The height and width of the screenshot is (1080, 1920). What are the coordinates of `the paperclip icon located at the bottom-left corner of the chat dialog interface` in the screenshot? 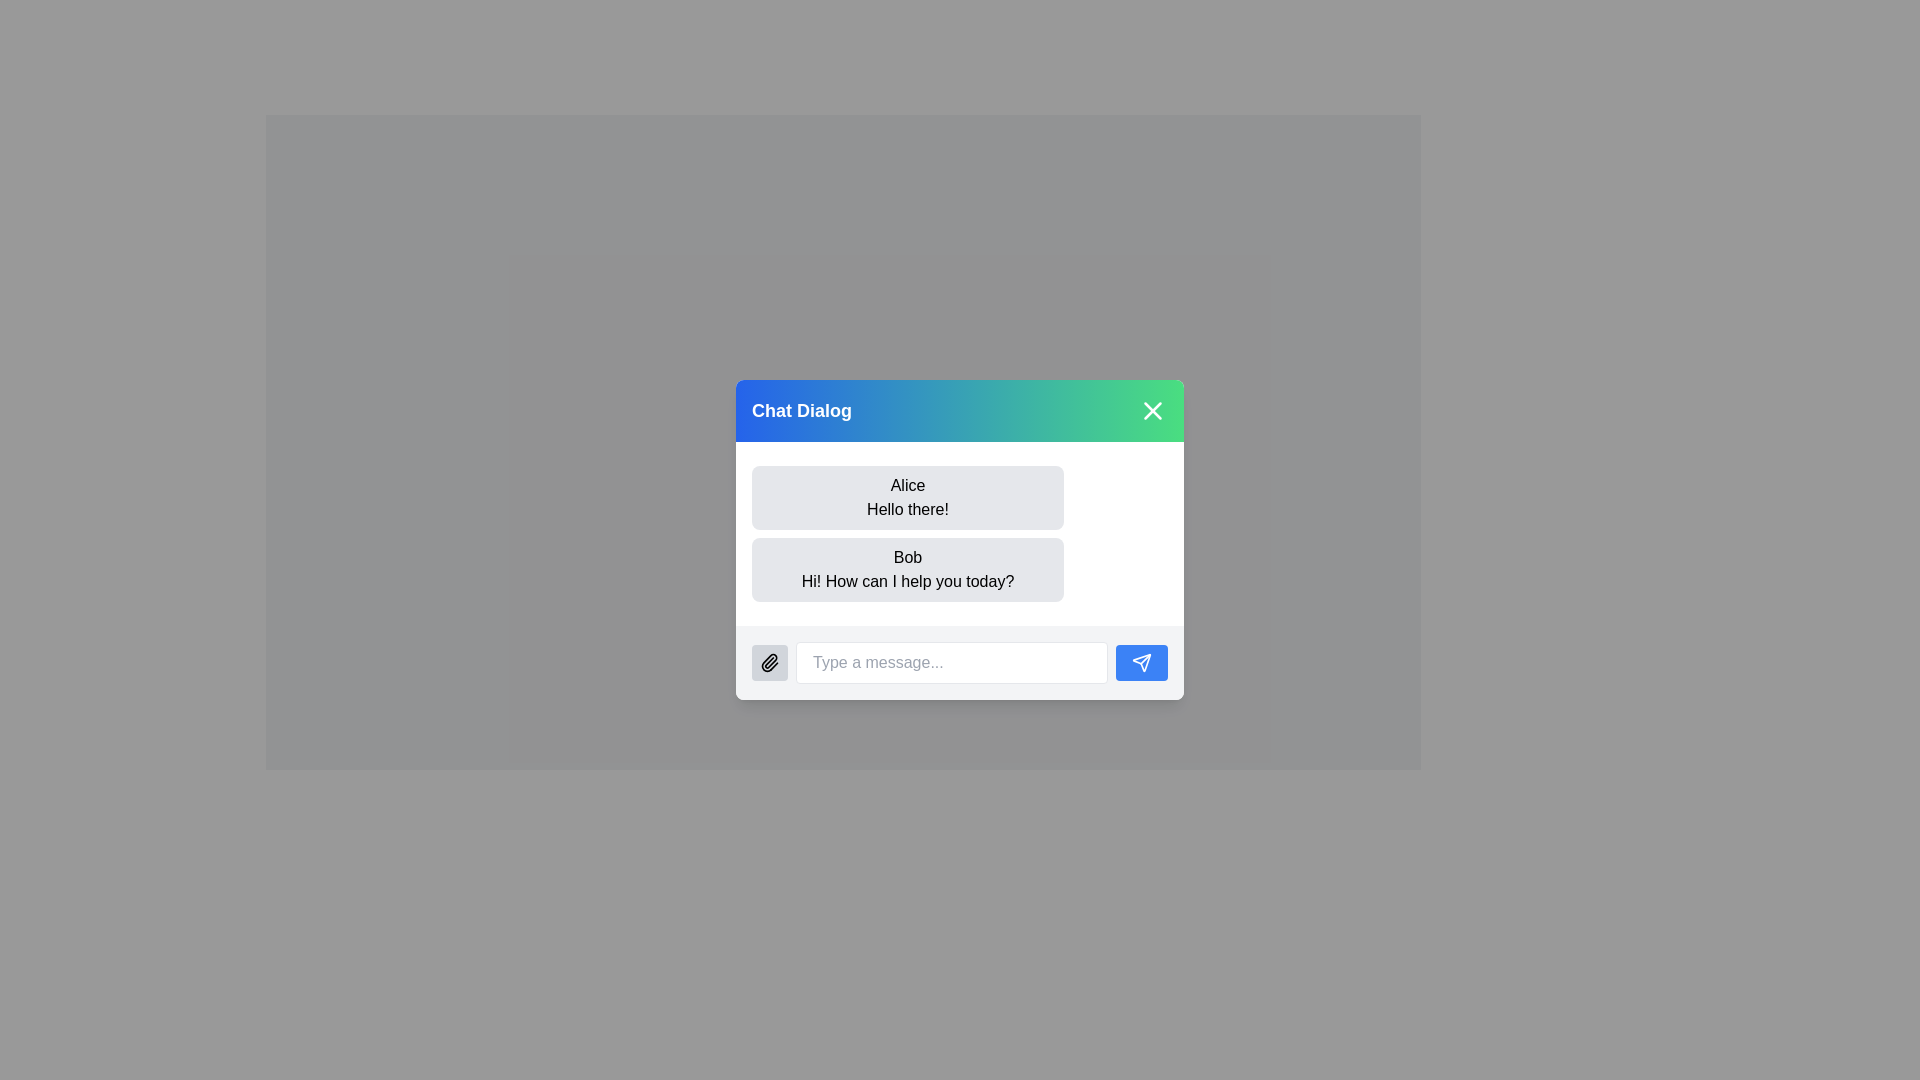 It's located at (768, 663).